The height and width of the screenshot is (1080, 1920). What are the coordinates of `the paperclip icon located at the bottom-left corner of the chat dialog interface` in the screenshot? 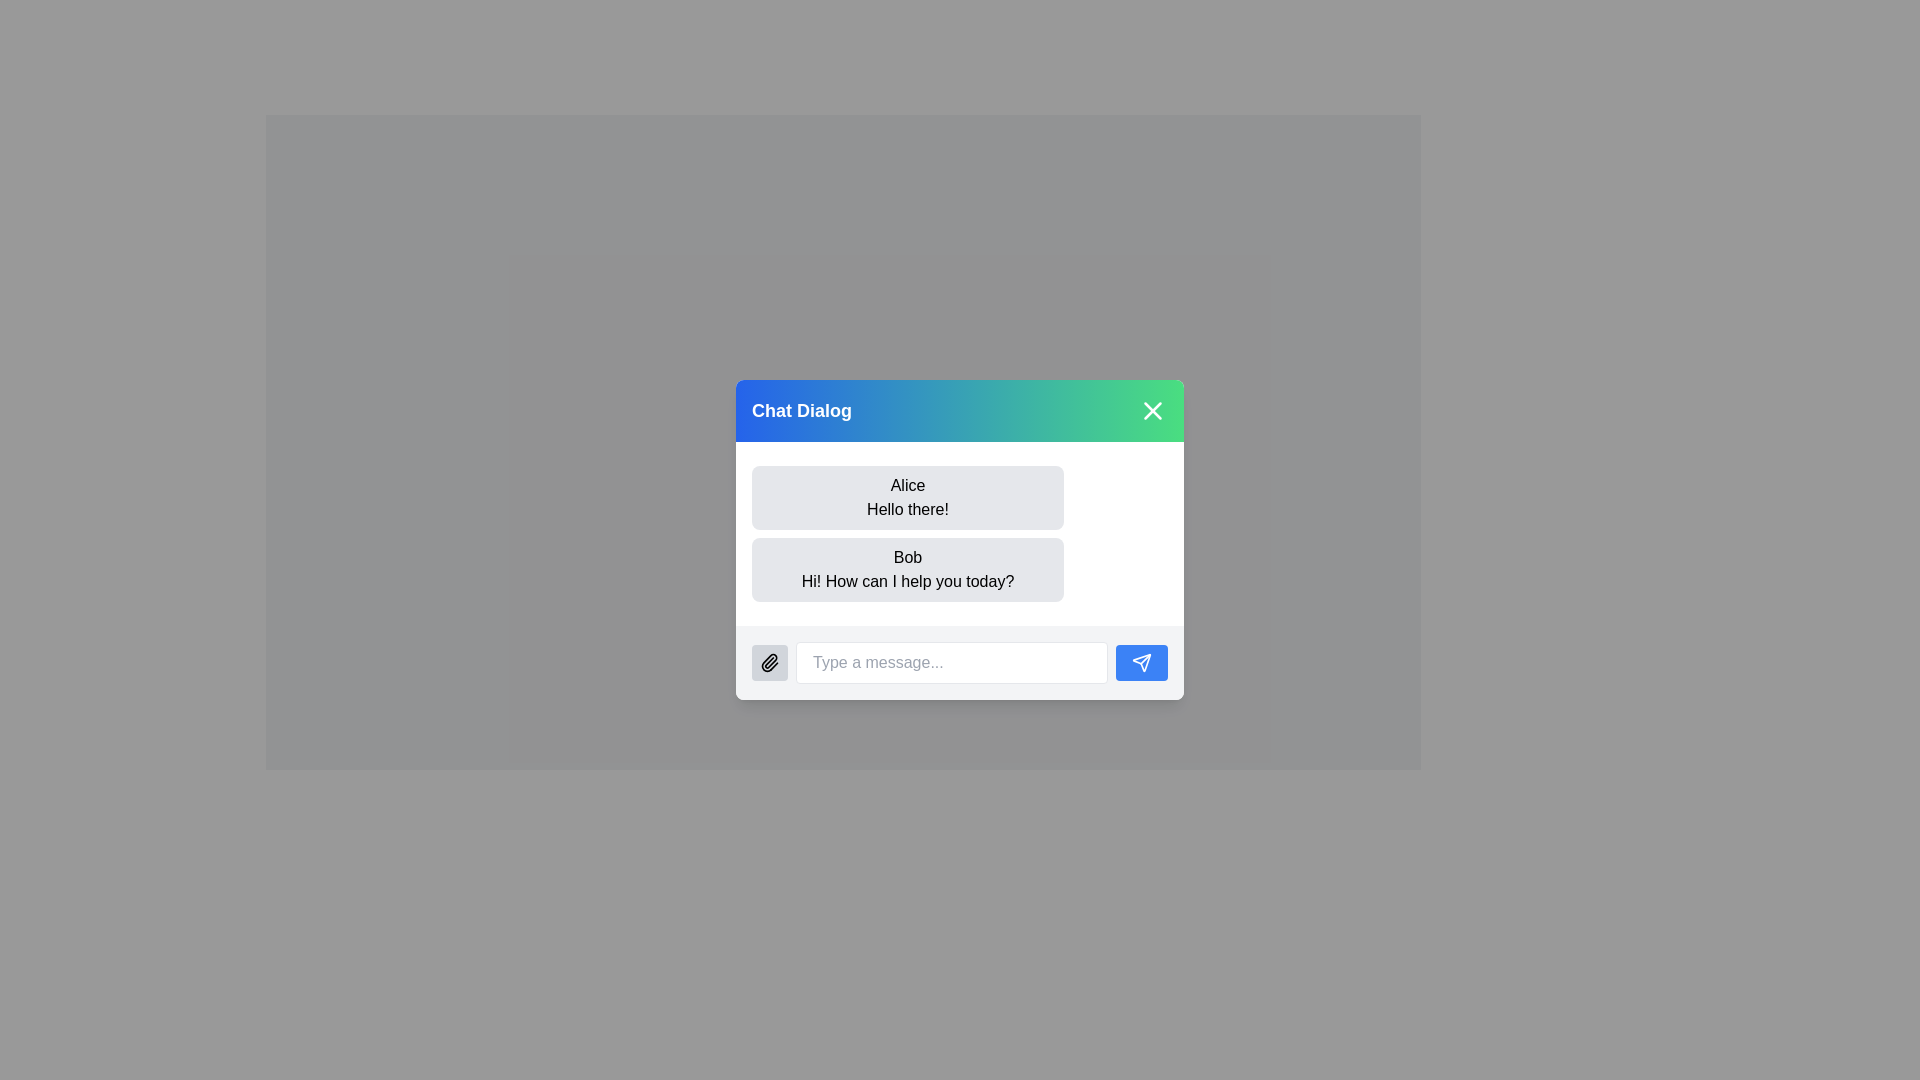 It's located at (768, 663).